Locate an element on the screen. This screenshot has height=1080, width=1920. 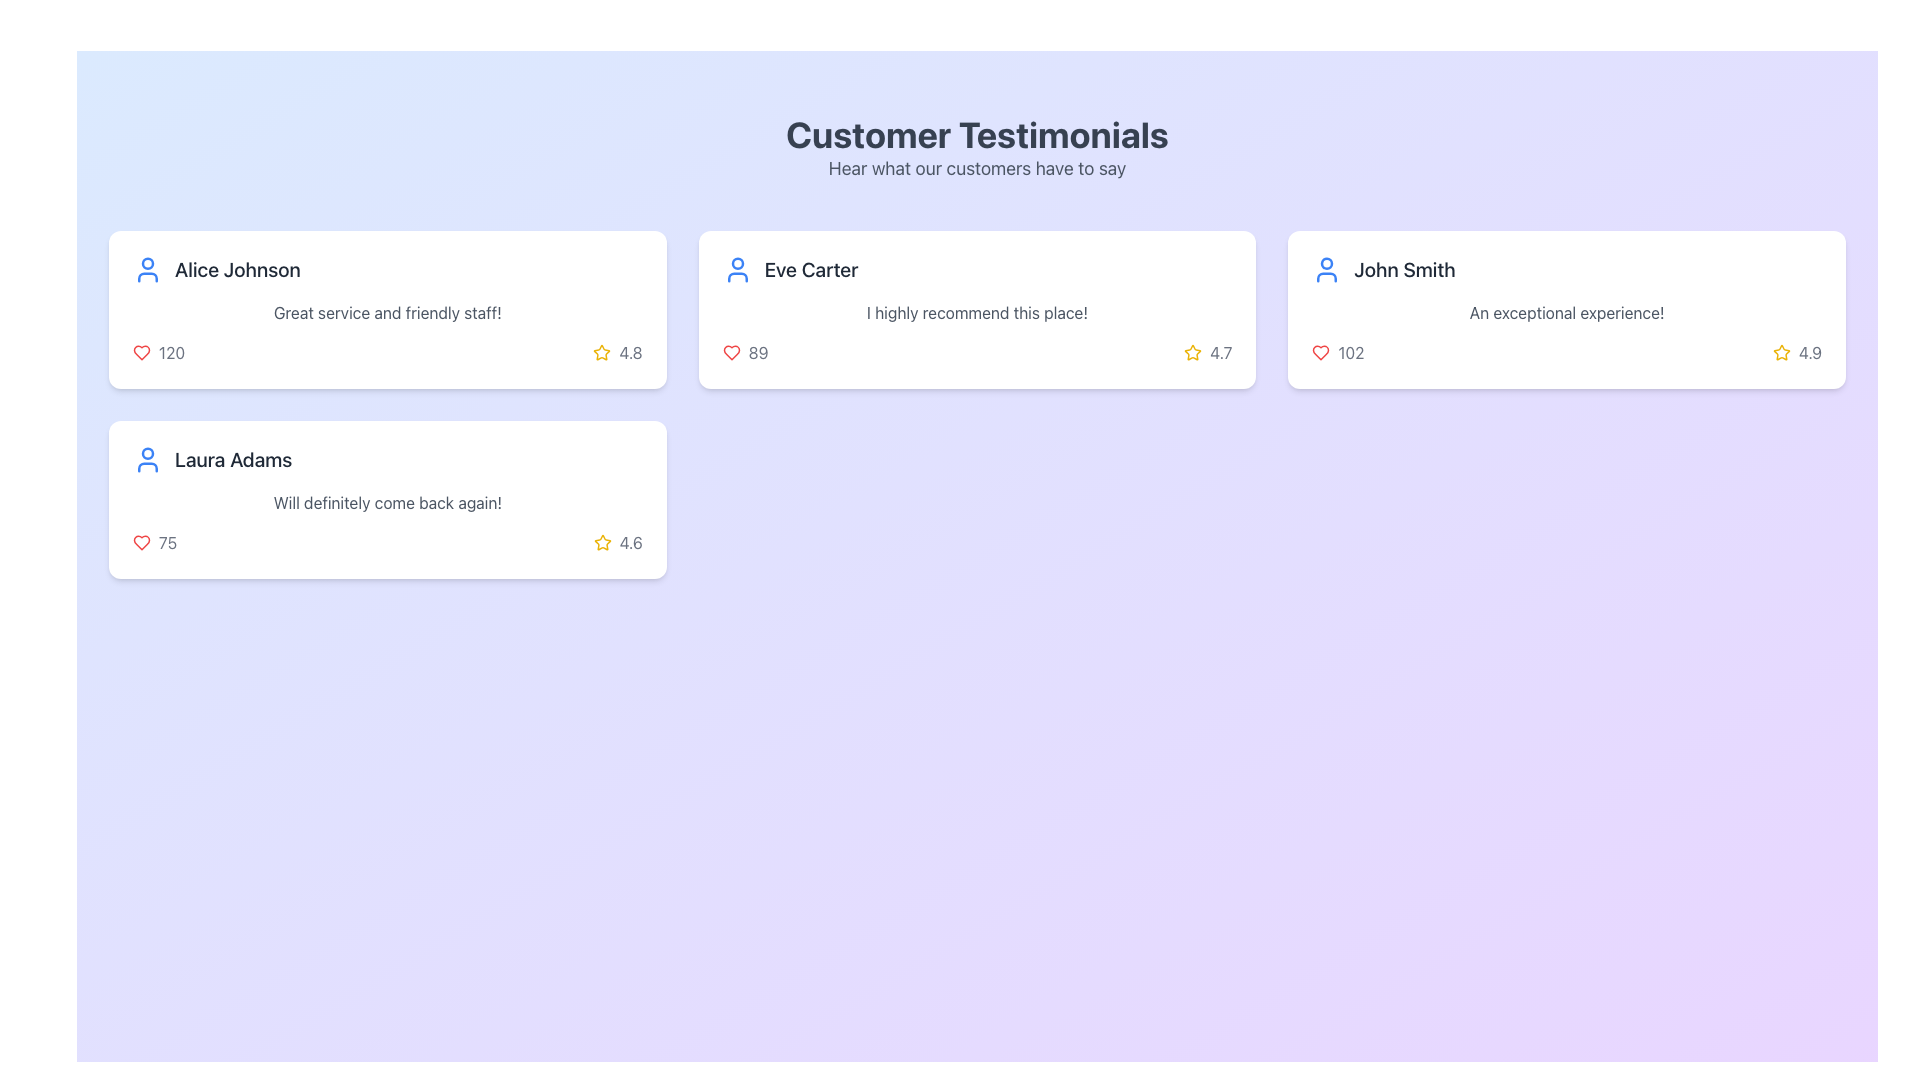
the text display that reads 'I highly recommend this place!' which is located in the review card below 'Eve Carter' and above the likes count and rating is located at coordinates (977, 312).